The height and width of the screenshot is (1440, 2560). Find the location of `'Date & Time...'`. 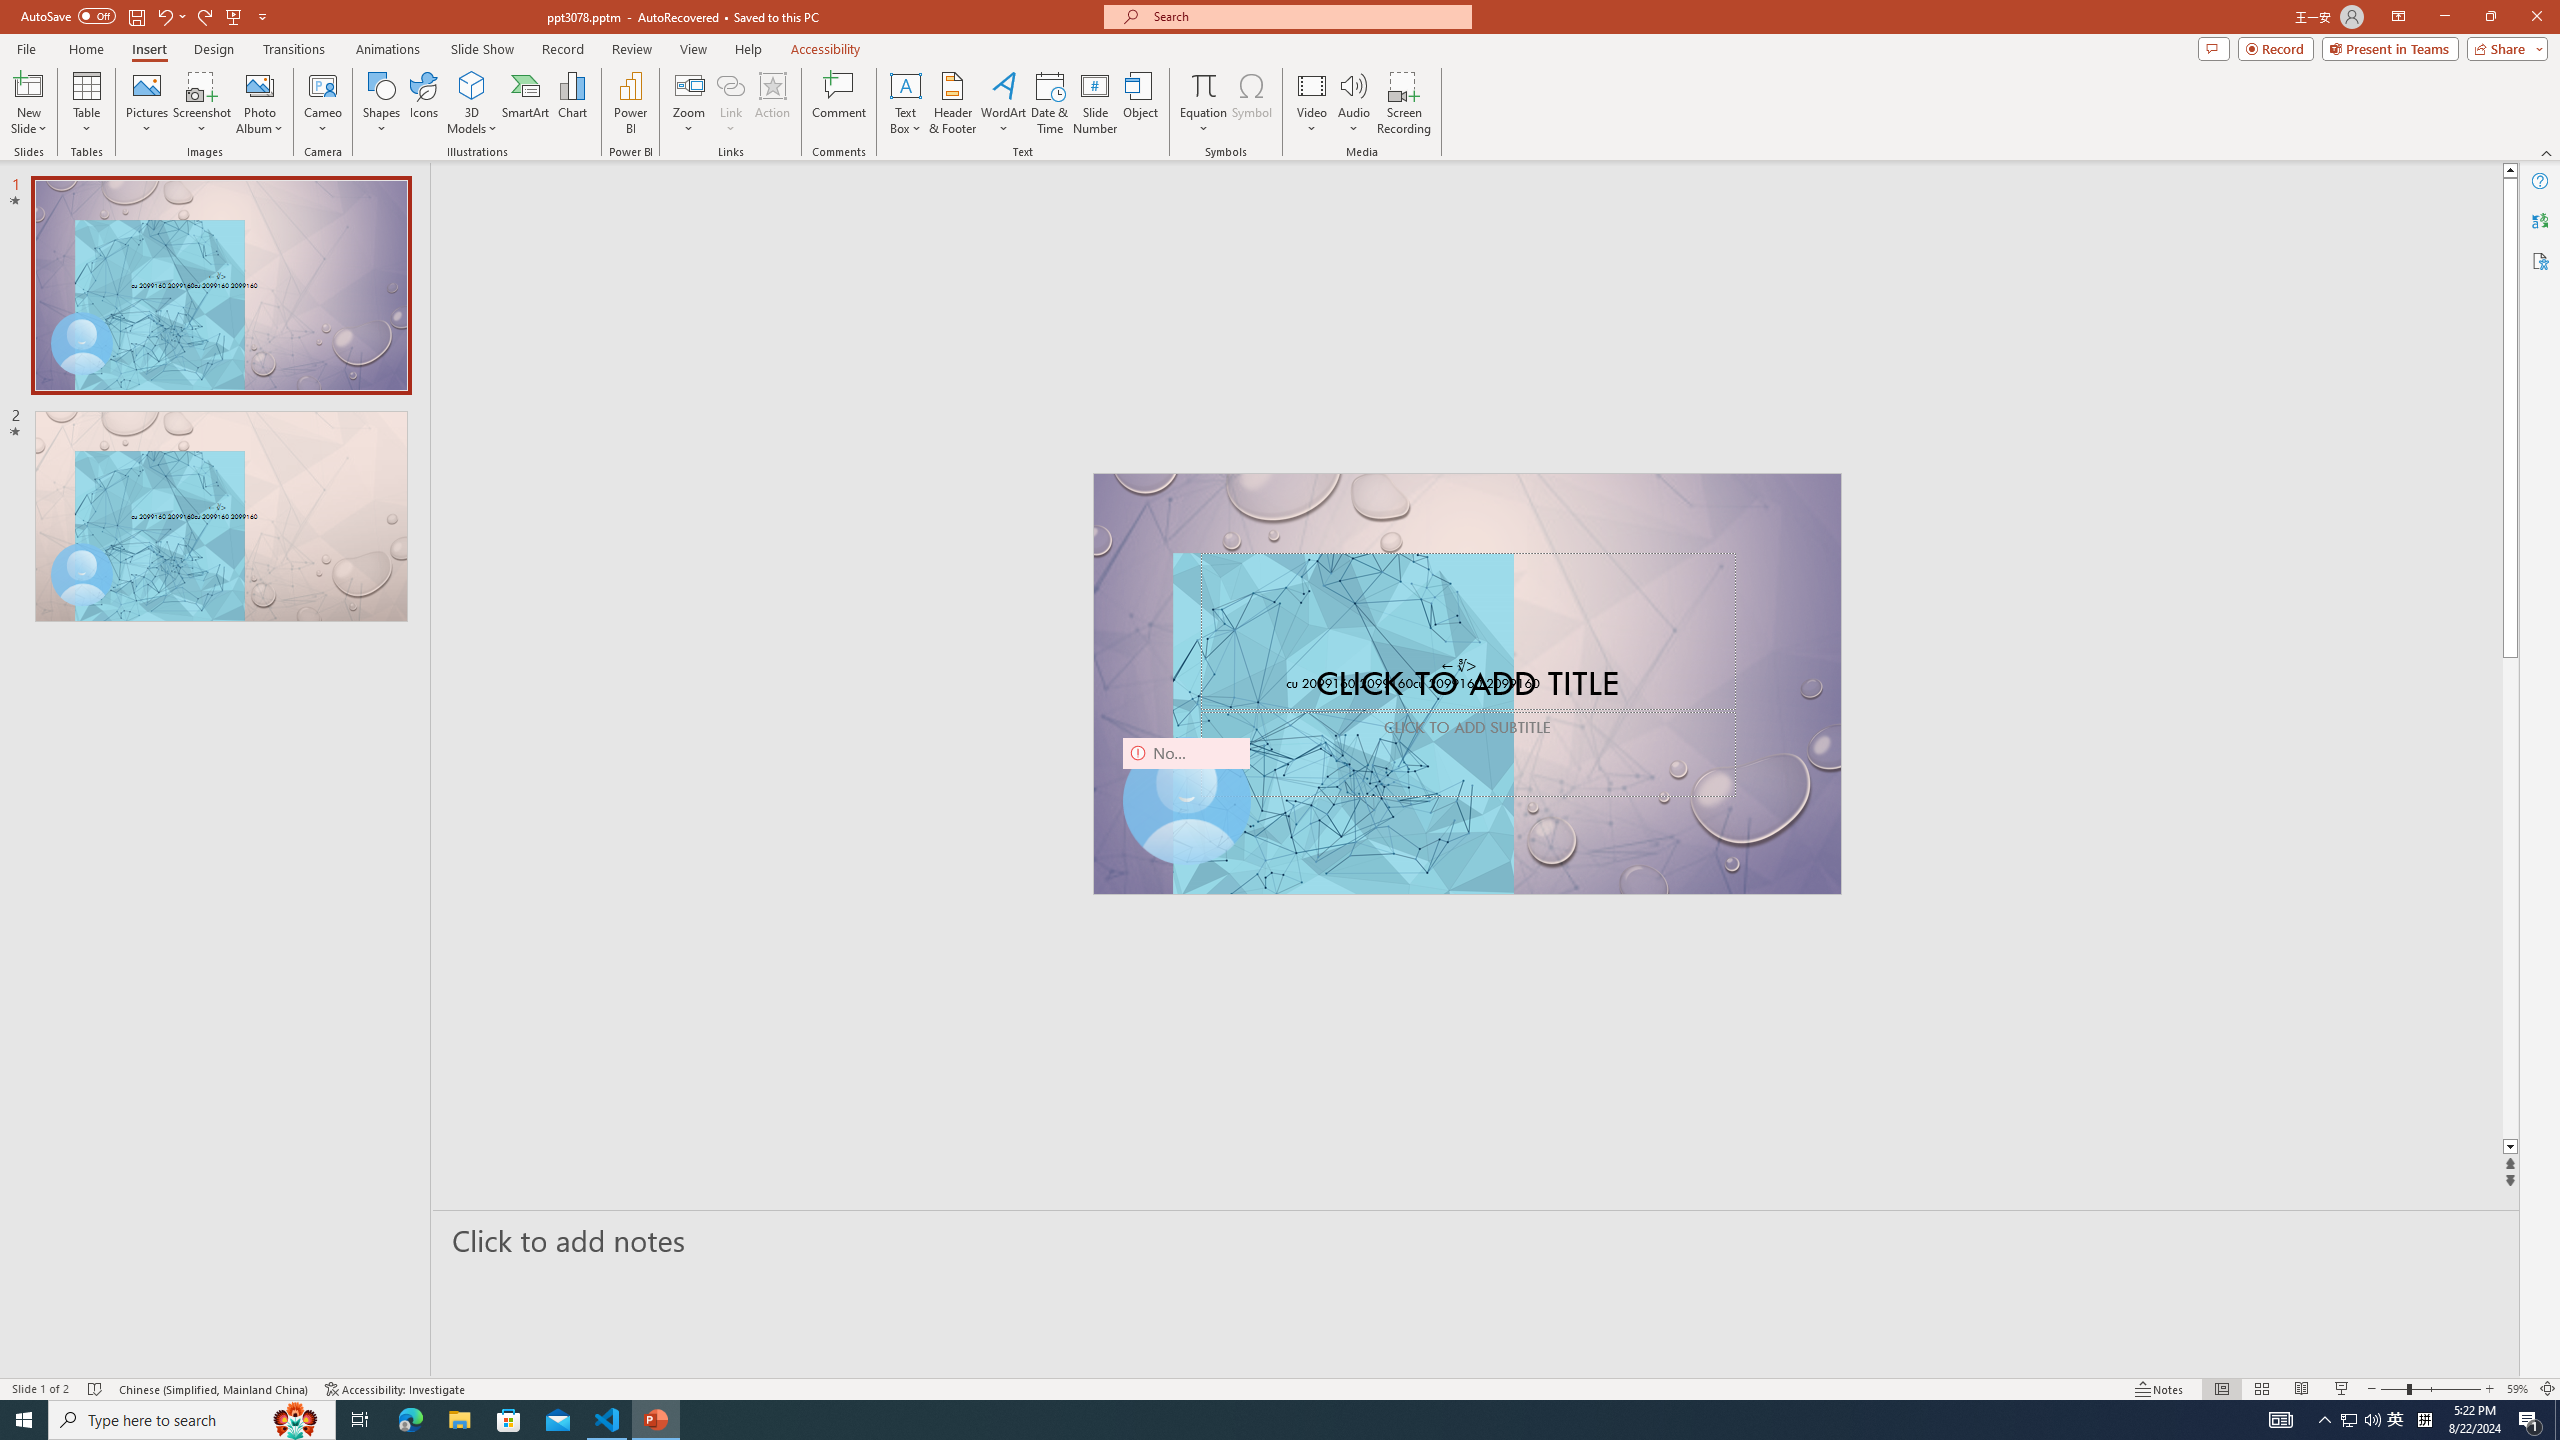

'Date & Time...' is located at coordinates (1048, 103).